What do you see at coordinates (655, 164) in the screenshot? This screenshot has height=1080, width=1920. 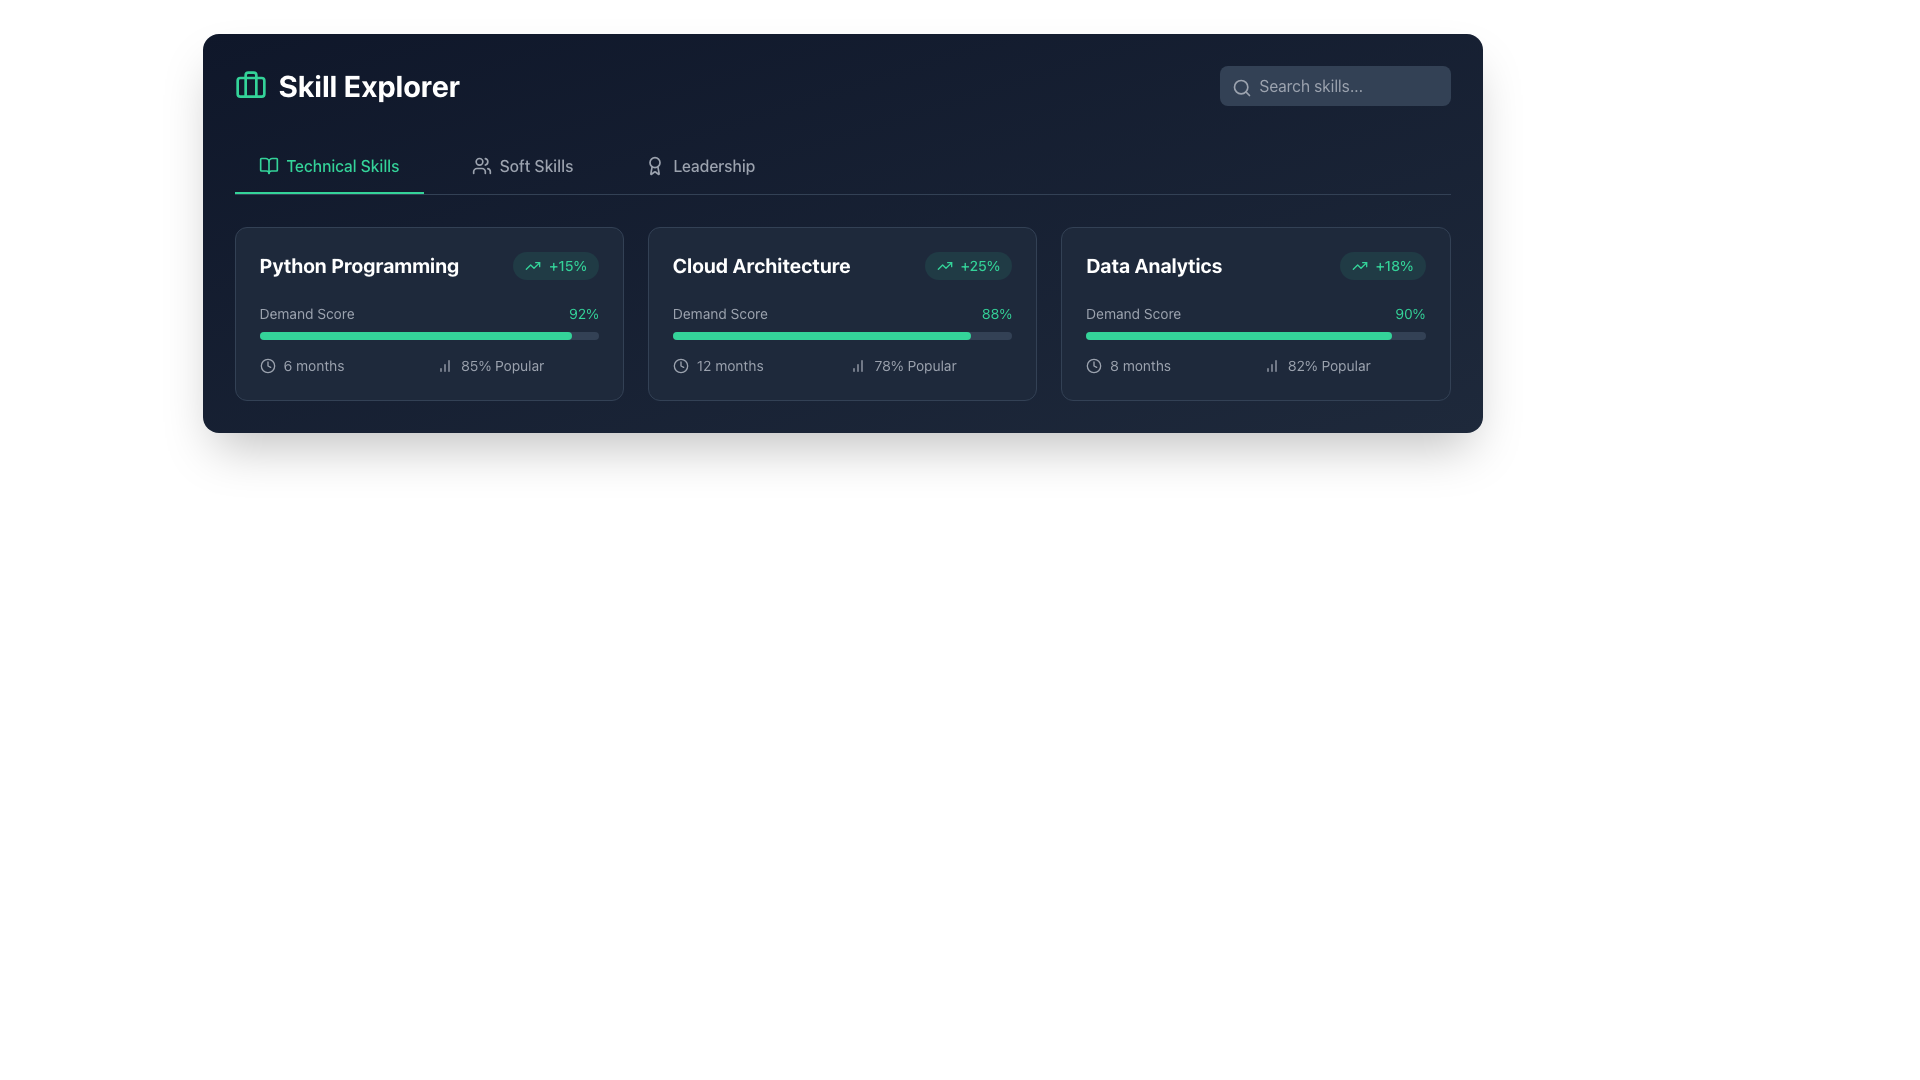 I see `the decorative icon representing the 'Leadership' section in the navigation menu by moving the cursor to its center` at bounding box center [655, 164].